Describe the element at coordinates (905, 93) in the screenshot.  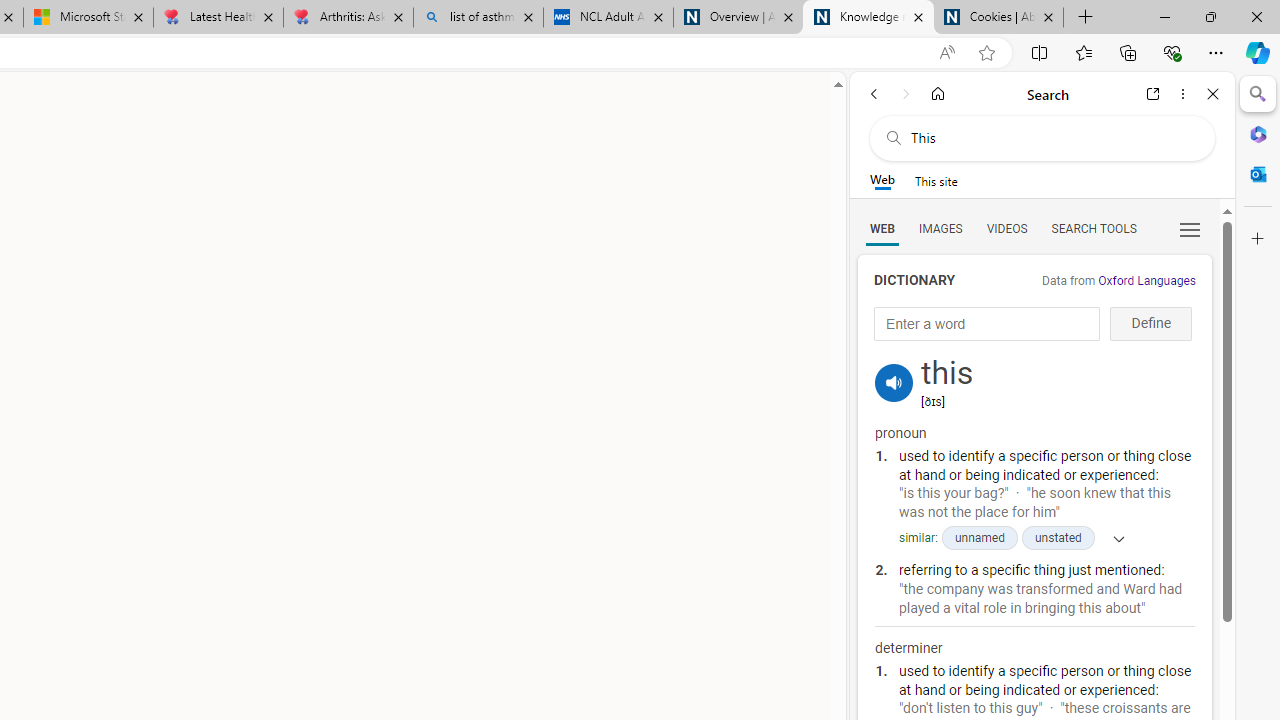
I see `'Forward'` at that location.